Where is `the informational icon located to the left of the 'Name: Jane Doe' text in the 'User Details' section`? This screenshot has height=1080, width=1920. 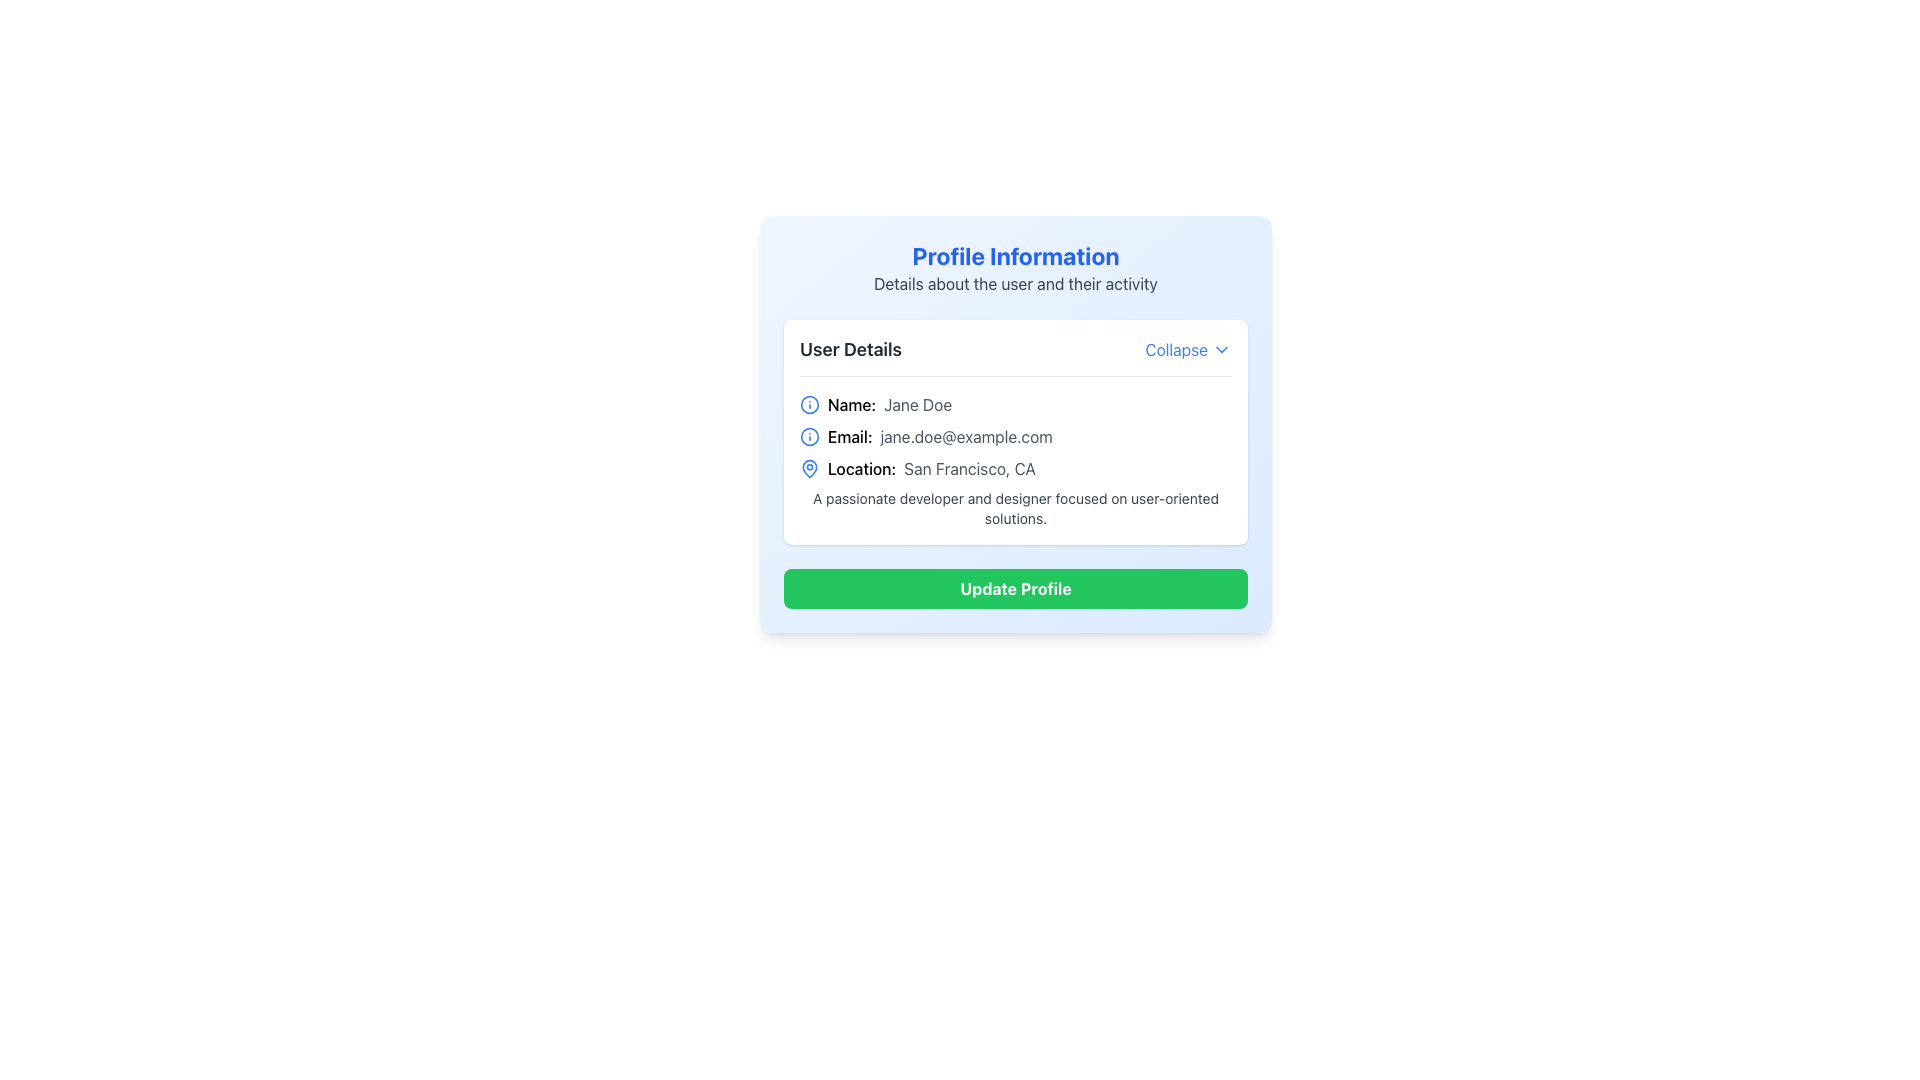 the informational icon located to the left of the 'Name: Jane Doe' text in the 'User Details' section is located at coordinates (810, 405).